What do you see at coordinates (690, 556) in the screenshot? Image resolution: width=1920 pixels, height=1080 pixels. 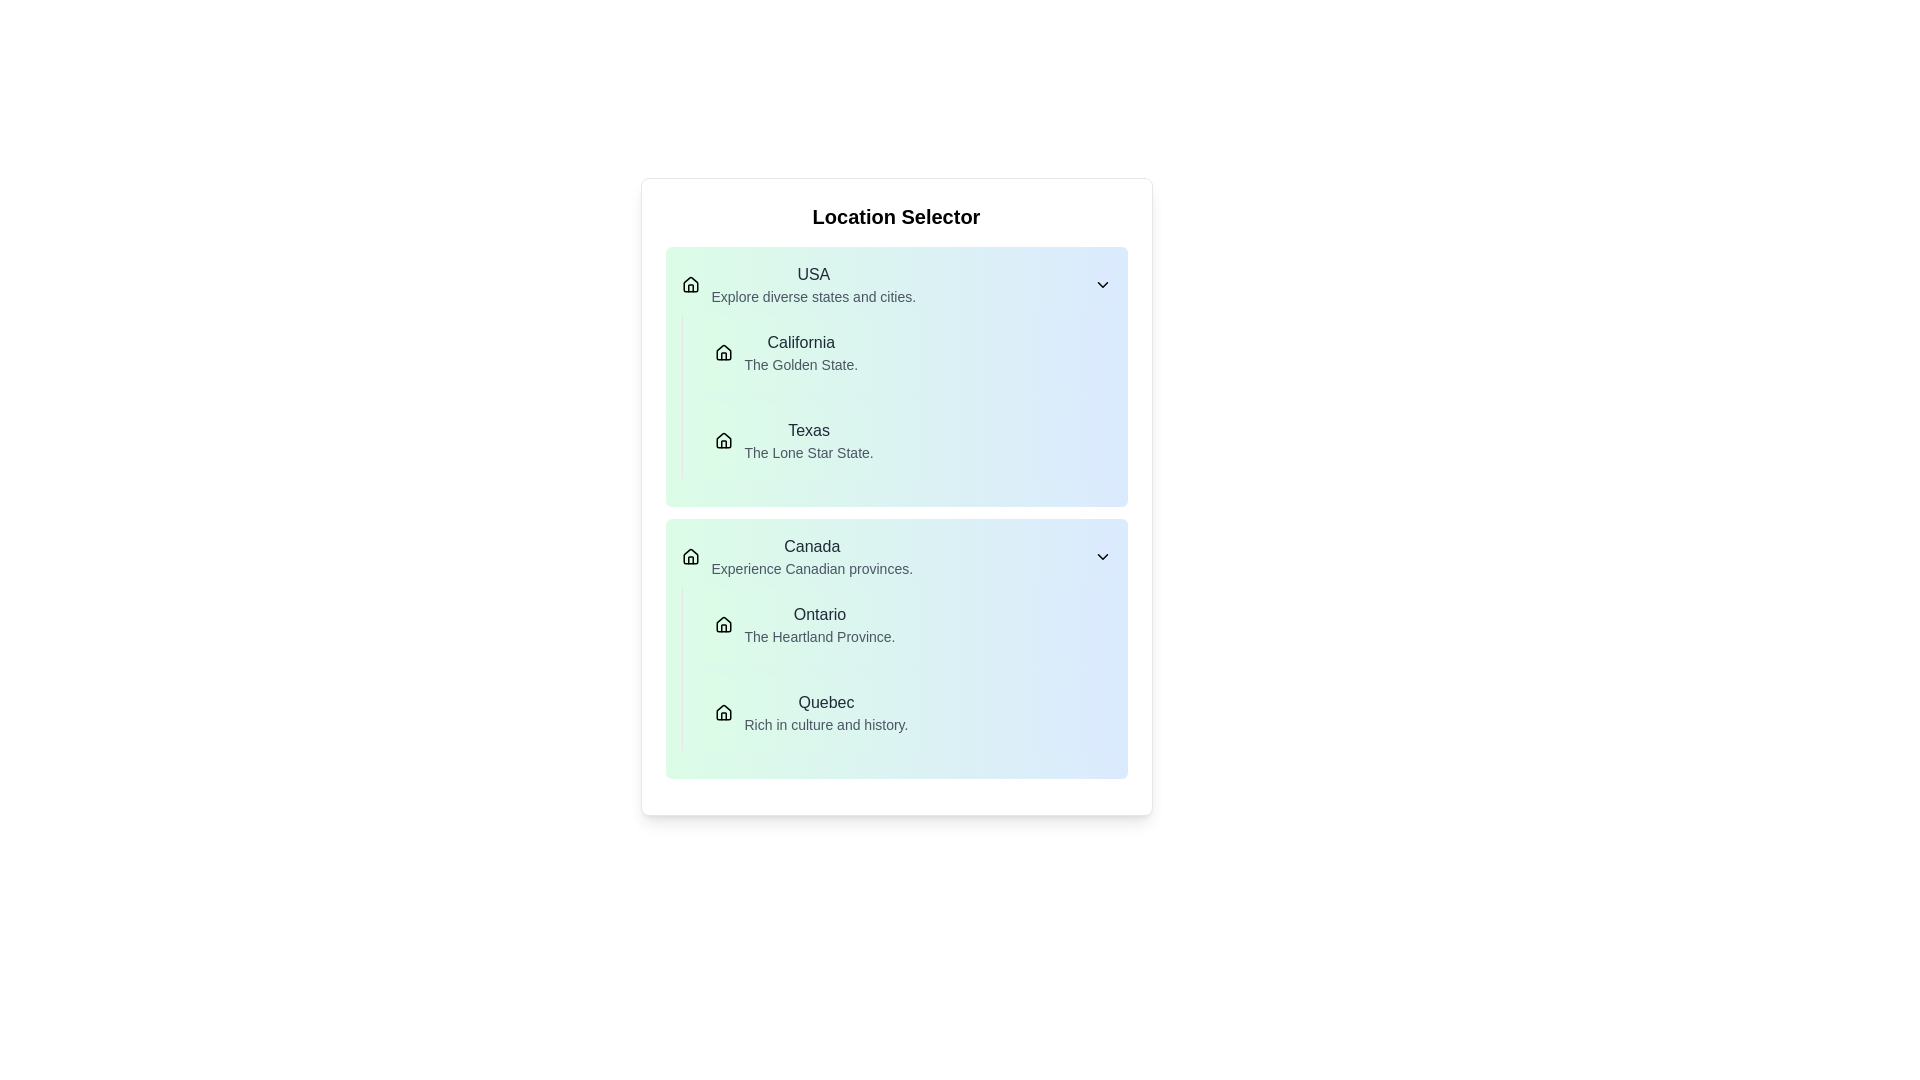 I see `the home icon located in the top-left corner of the 'Canada' group, adjacent to the title 'Canada'` at bounding box center [690, 556].